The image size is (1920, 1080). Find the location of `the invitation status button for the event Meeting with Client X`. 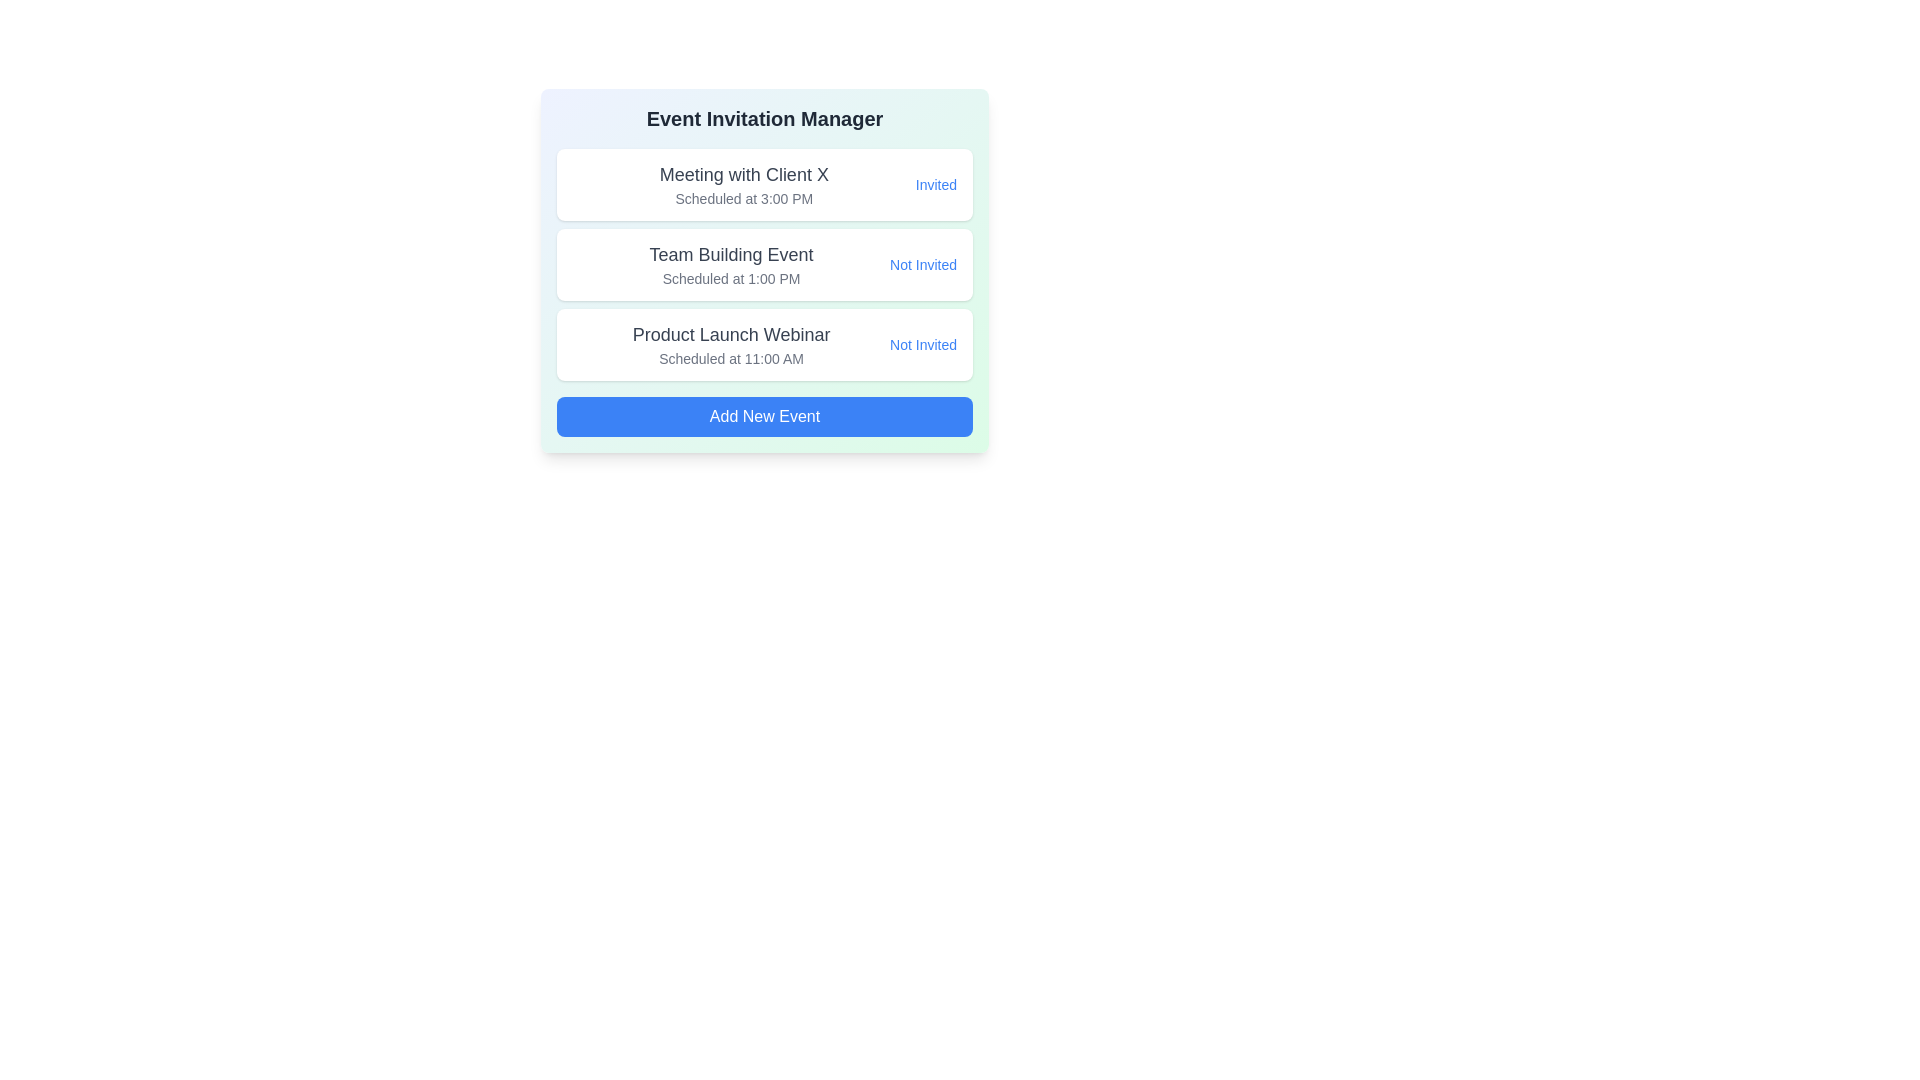

the invitation status button for the event Meeting with Client X is located at coordinates (935, 185).